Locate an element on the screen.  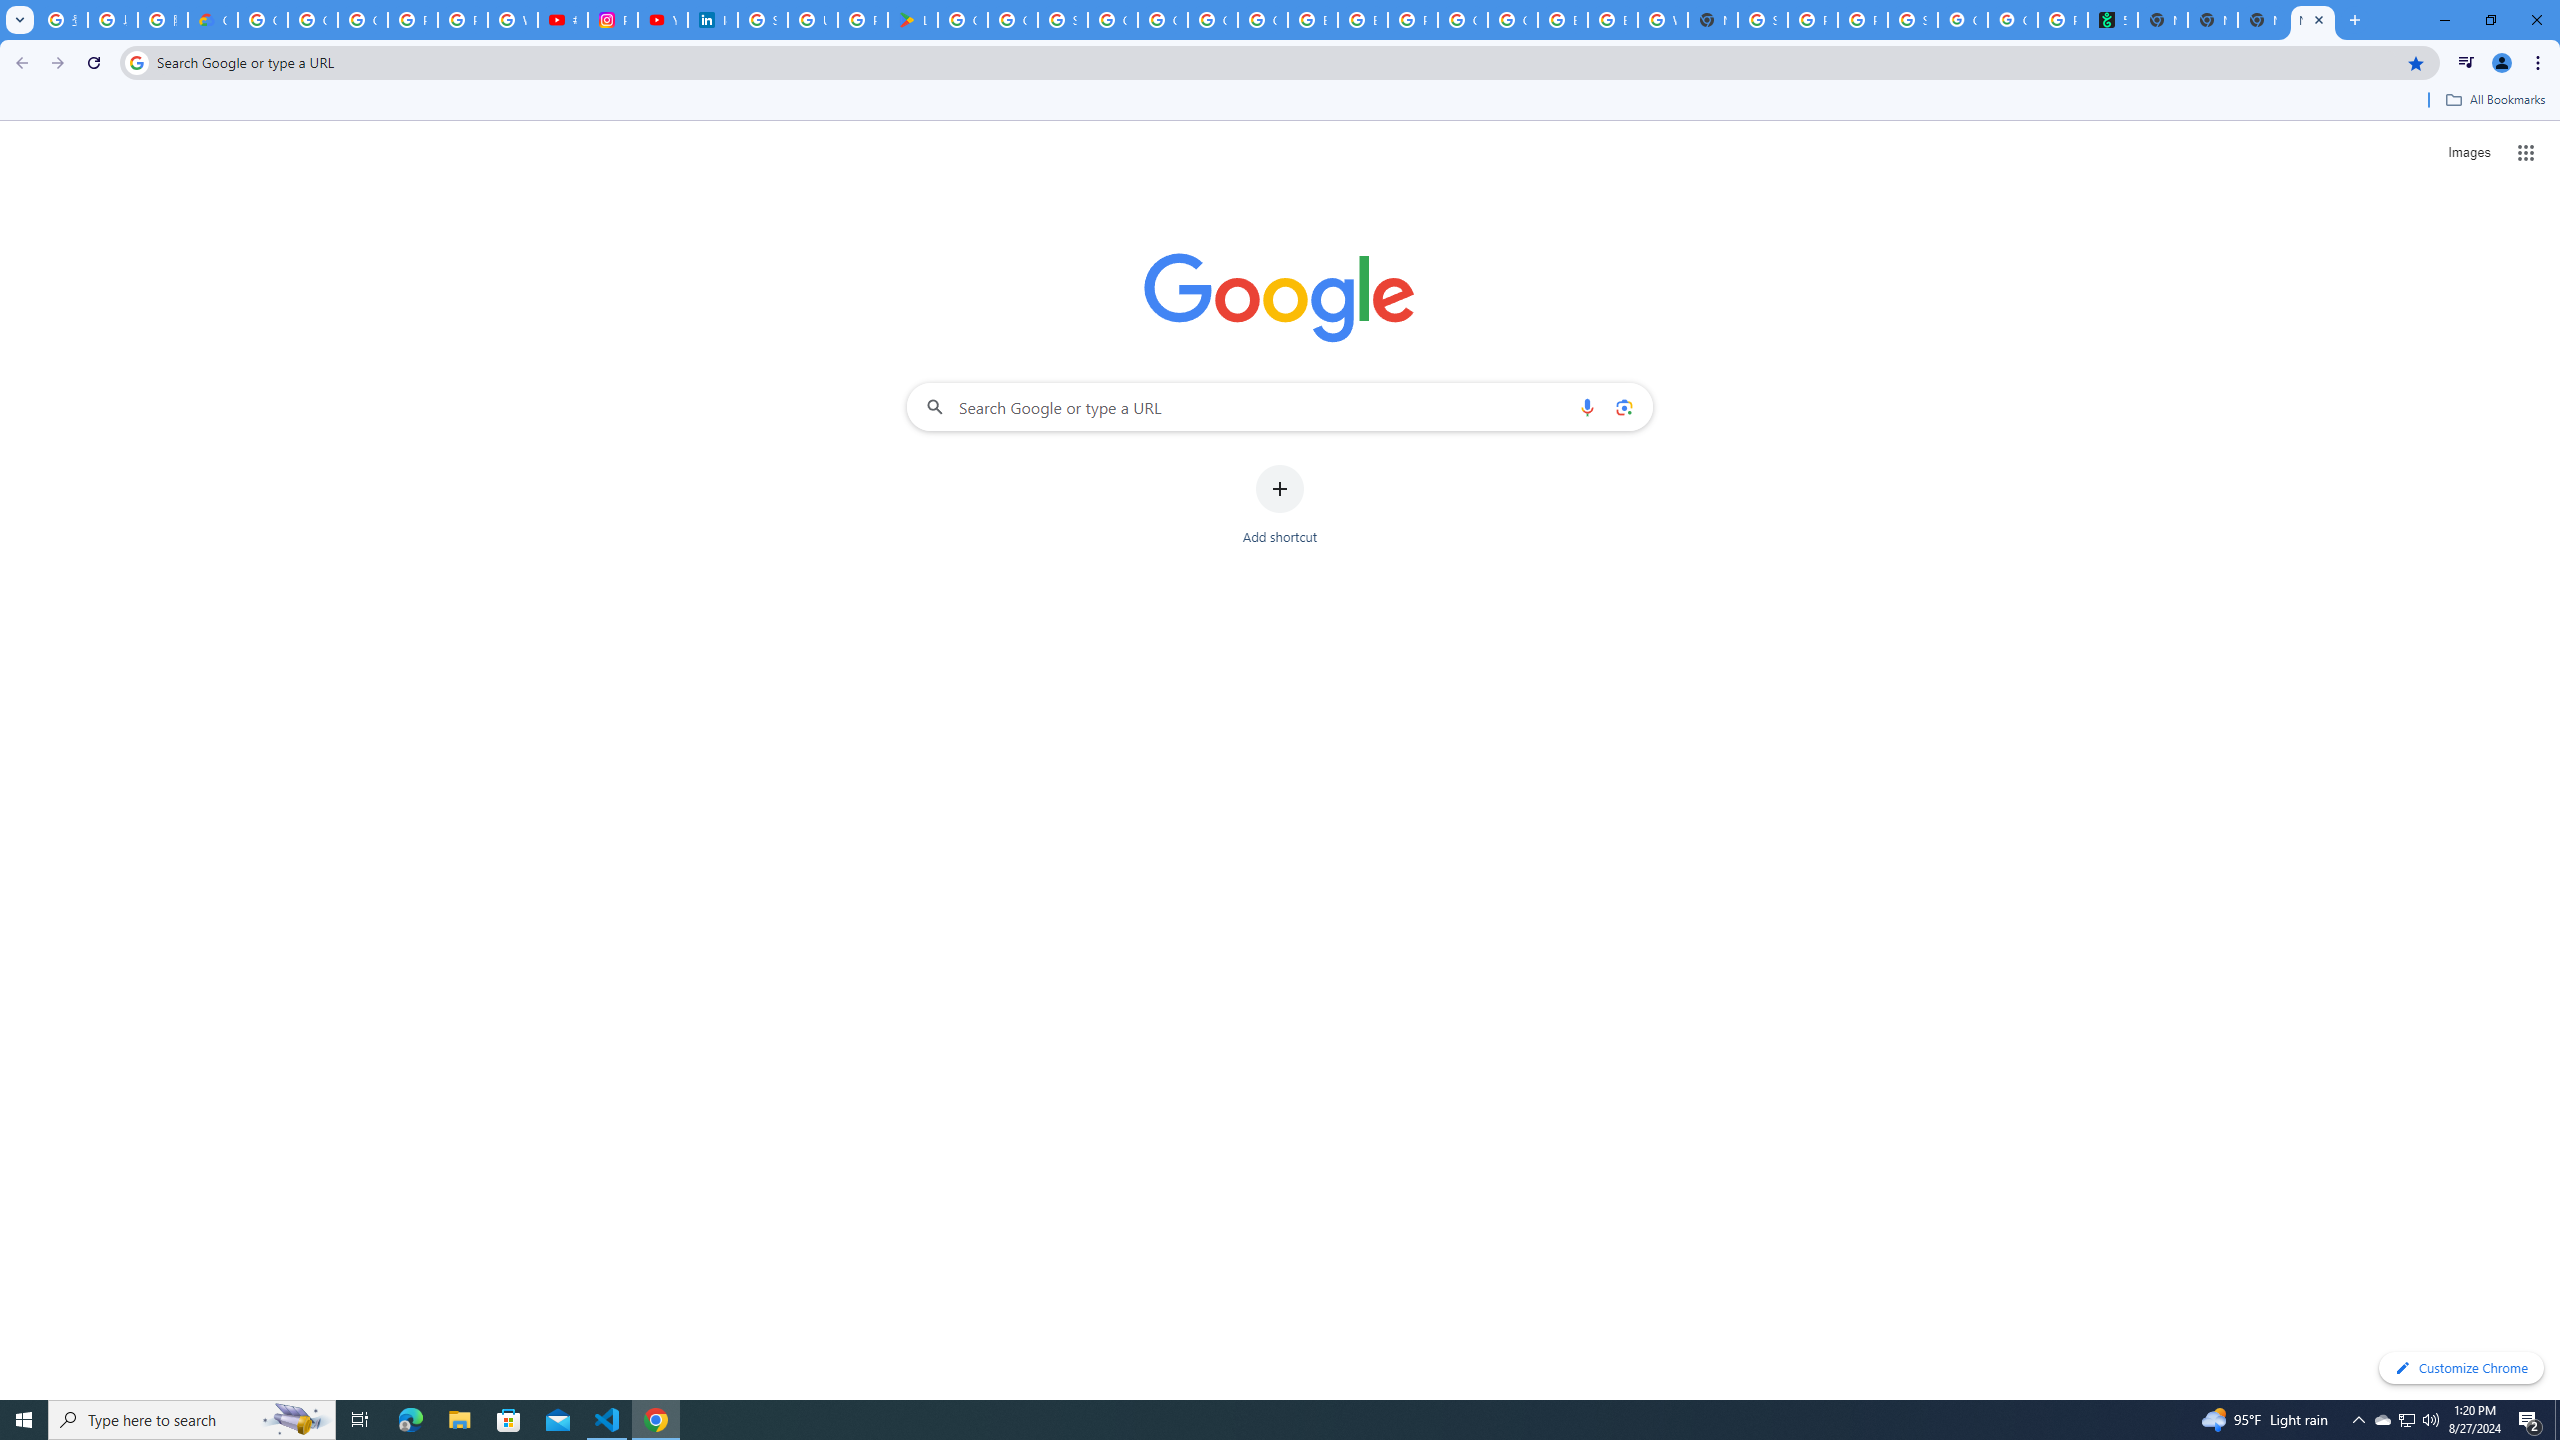
'Google Cloud Platform' is located at coordinates (1512, 19).